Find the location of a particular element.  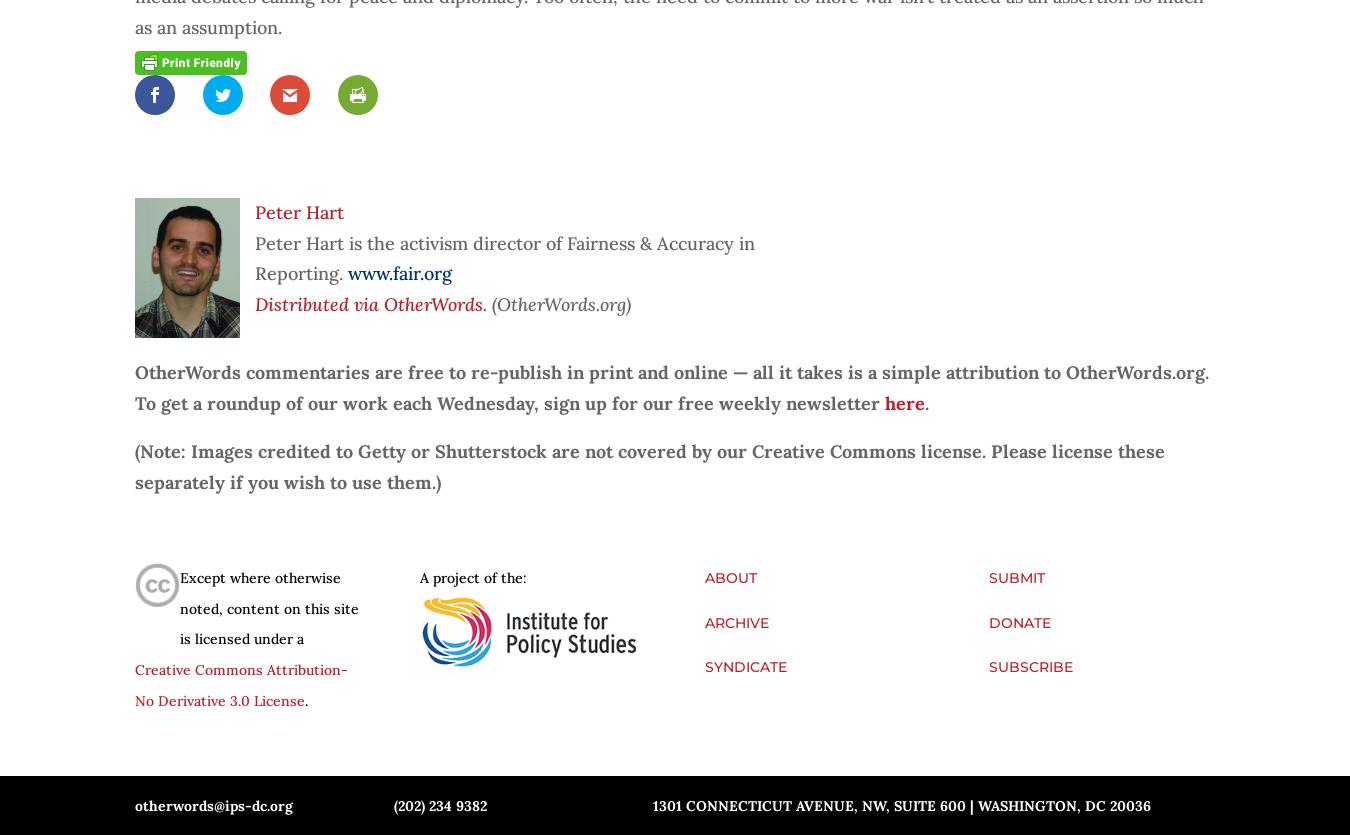

'. (OtherWords.org)' is located at coordinates (556, 302).